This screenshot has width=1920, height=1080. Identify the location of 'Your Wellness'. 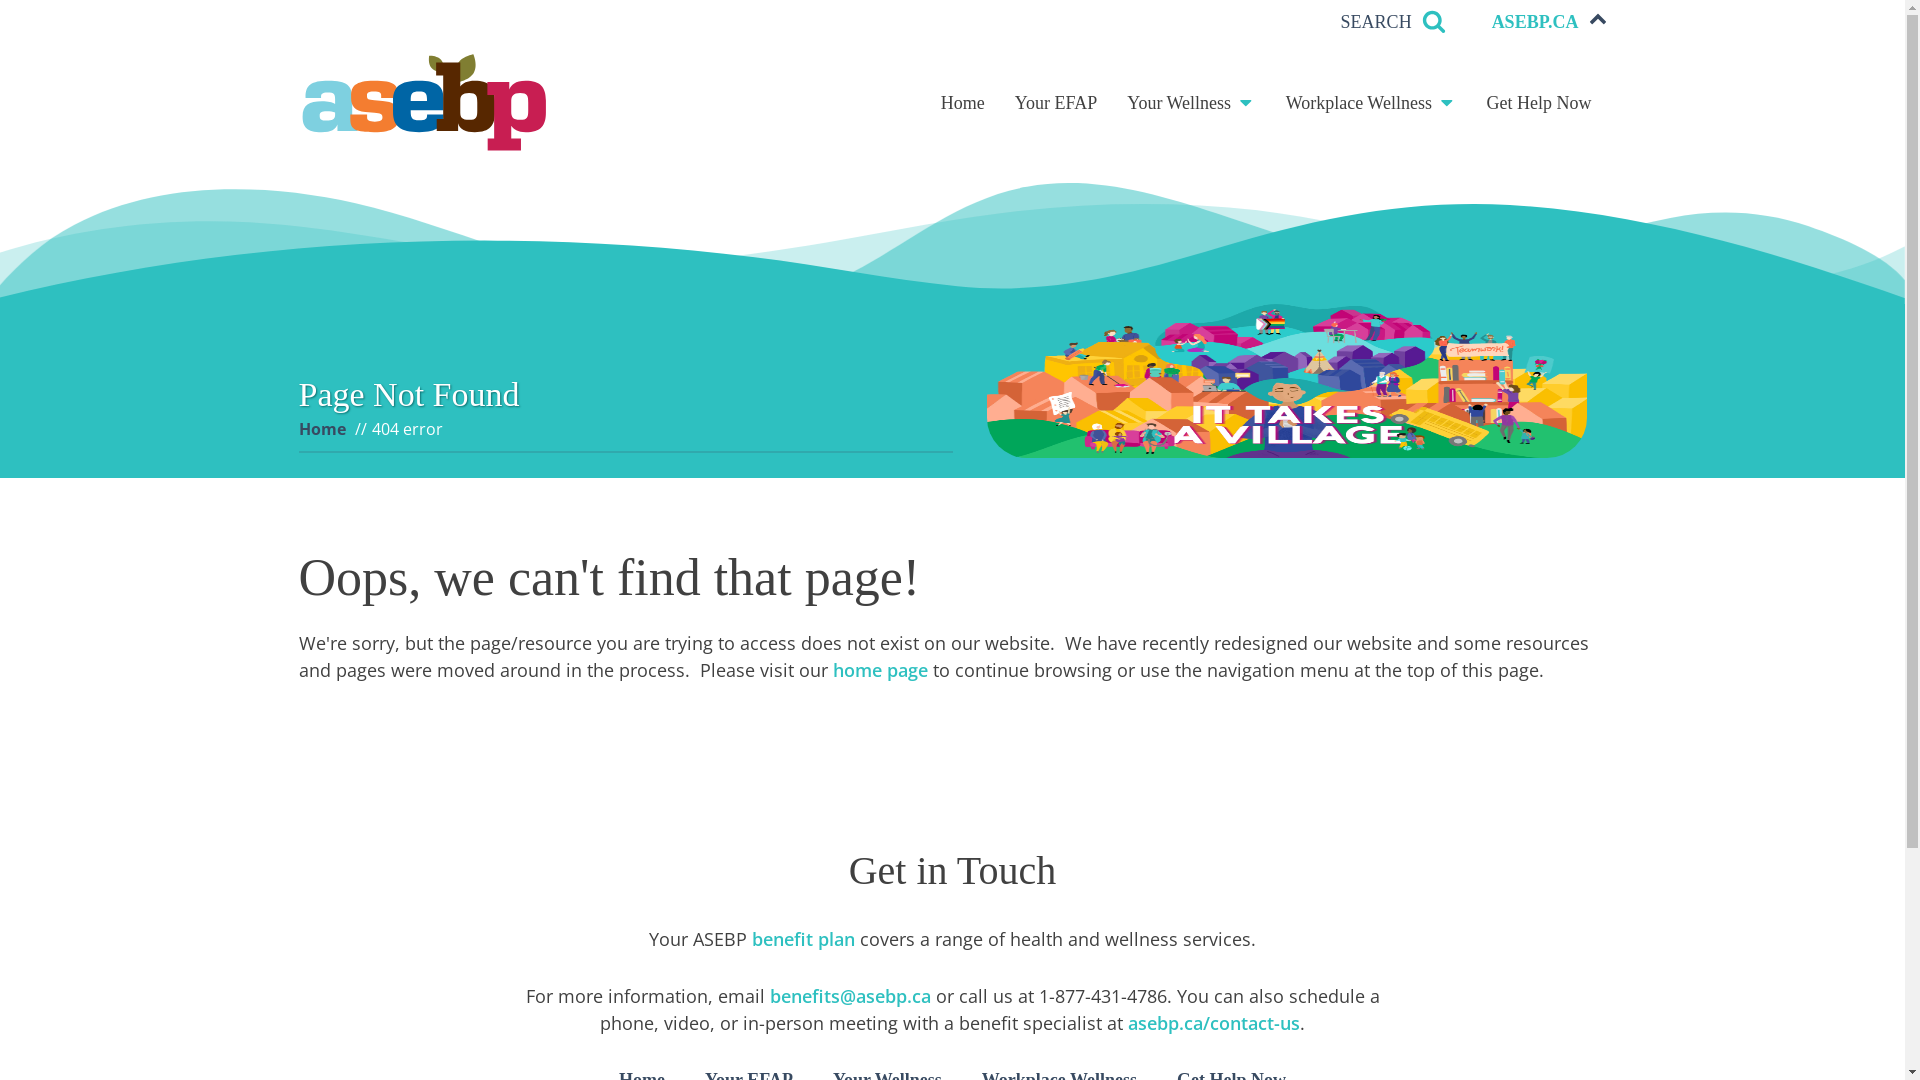
(1191, 103).